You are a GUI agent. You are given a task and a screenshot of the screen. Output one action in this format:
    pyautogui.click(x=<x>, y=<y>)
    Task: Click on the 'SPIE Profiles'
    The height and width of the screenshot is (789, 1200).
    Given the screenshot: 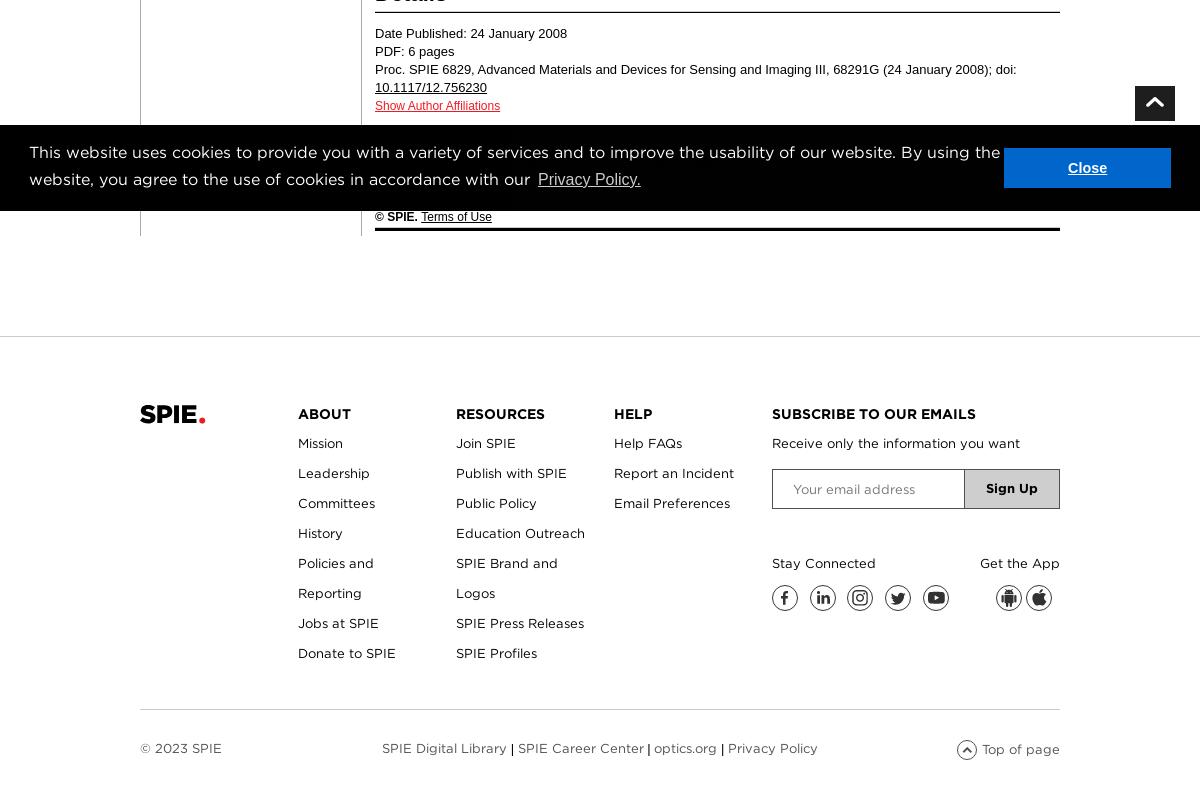 What is the action you would take?
    pyautogui.click(x=495, y=652)
    